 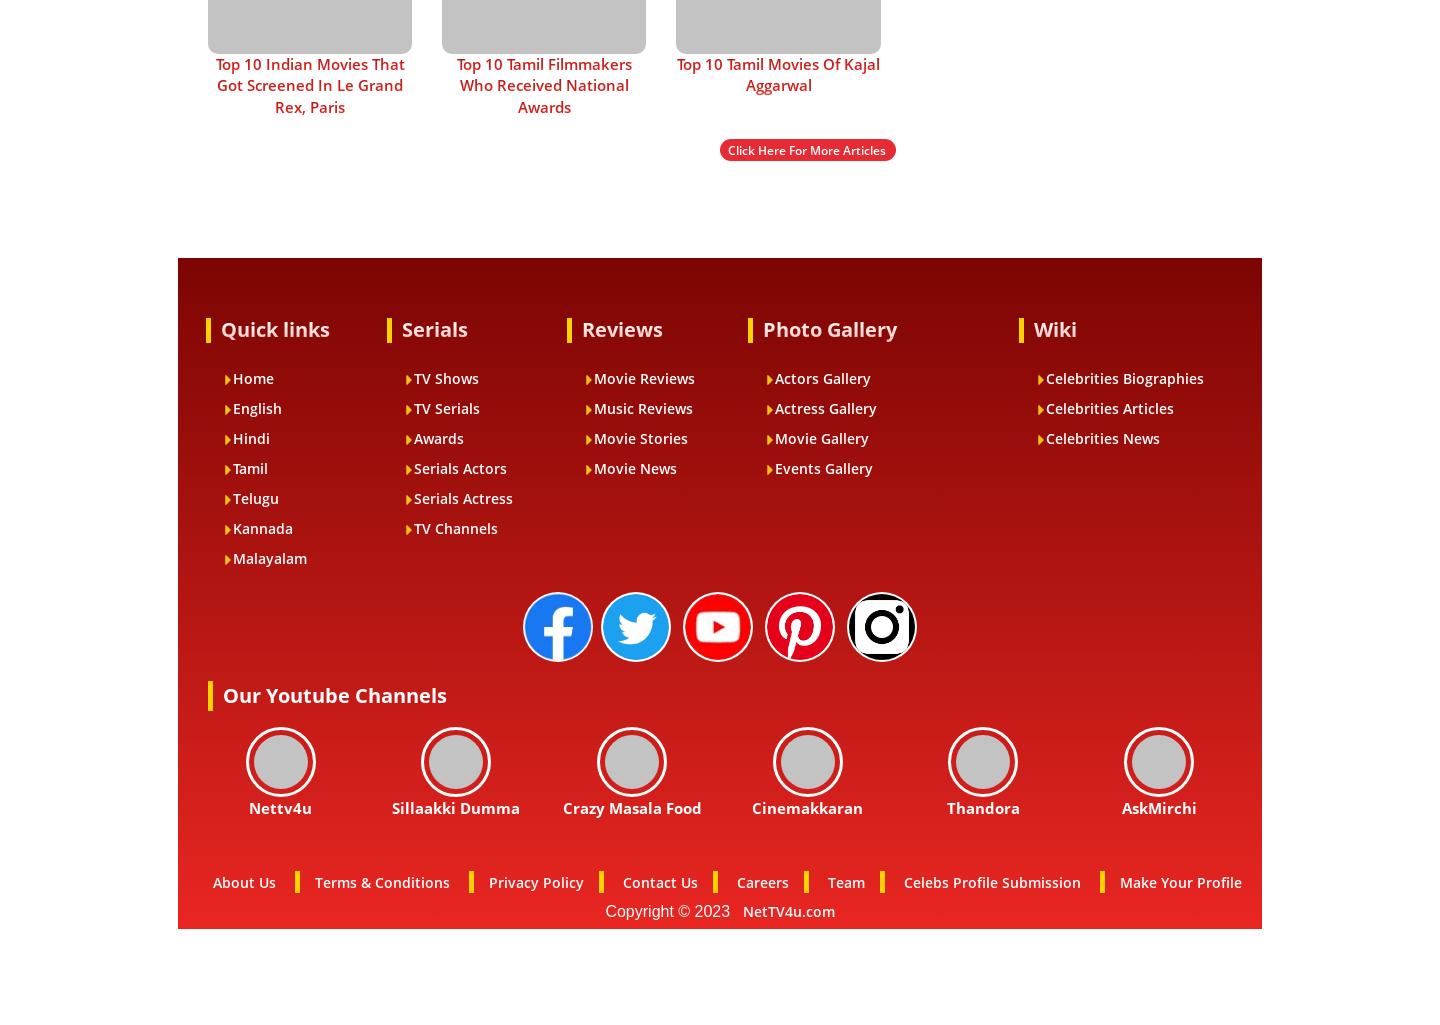 I want to click on 'Careers', so click(x=762, y=881).